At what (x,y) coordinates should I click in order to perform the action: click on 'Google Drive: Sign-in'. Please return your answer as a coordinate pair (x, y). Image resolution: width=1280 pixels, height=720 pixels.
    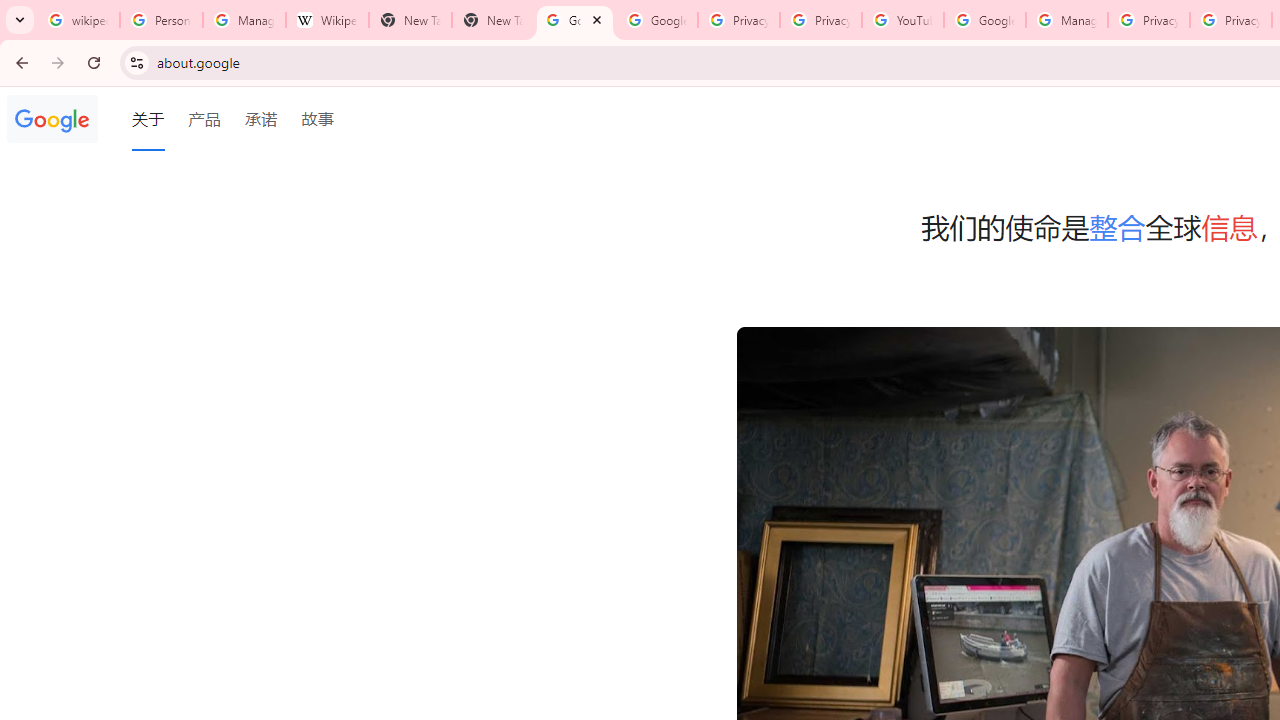
    Looking at the image, I should click on (656, 20).